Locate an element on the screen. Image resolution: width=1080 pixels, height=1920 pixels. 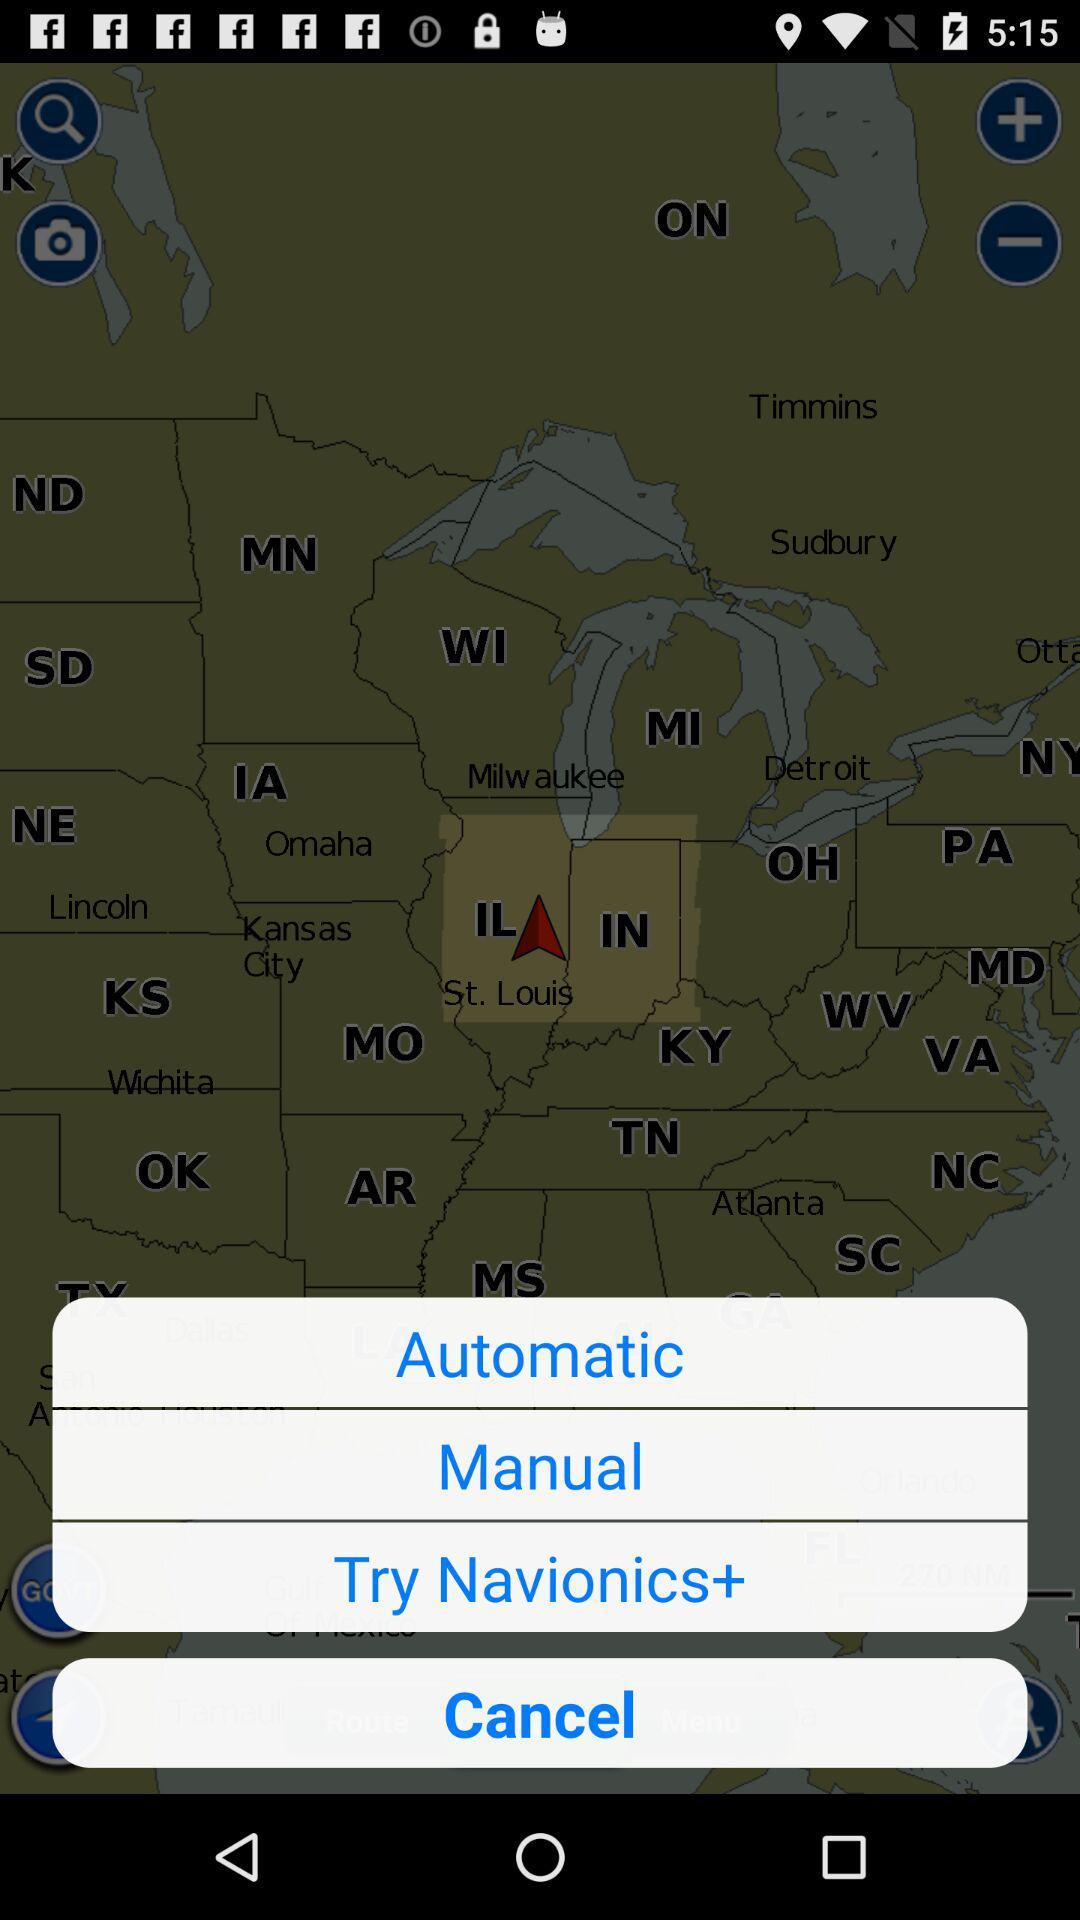
manual button is located at coordinates (540, 1464).